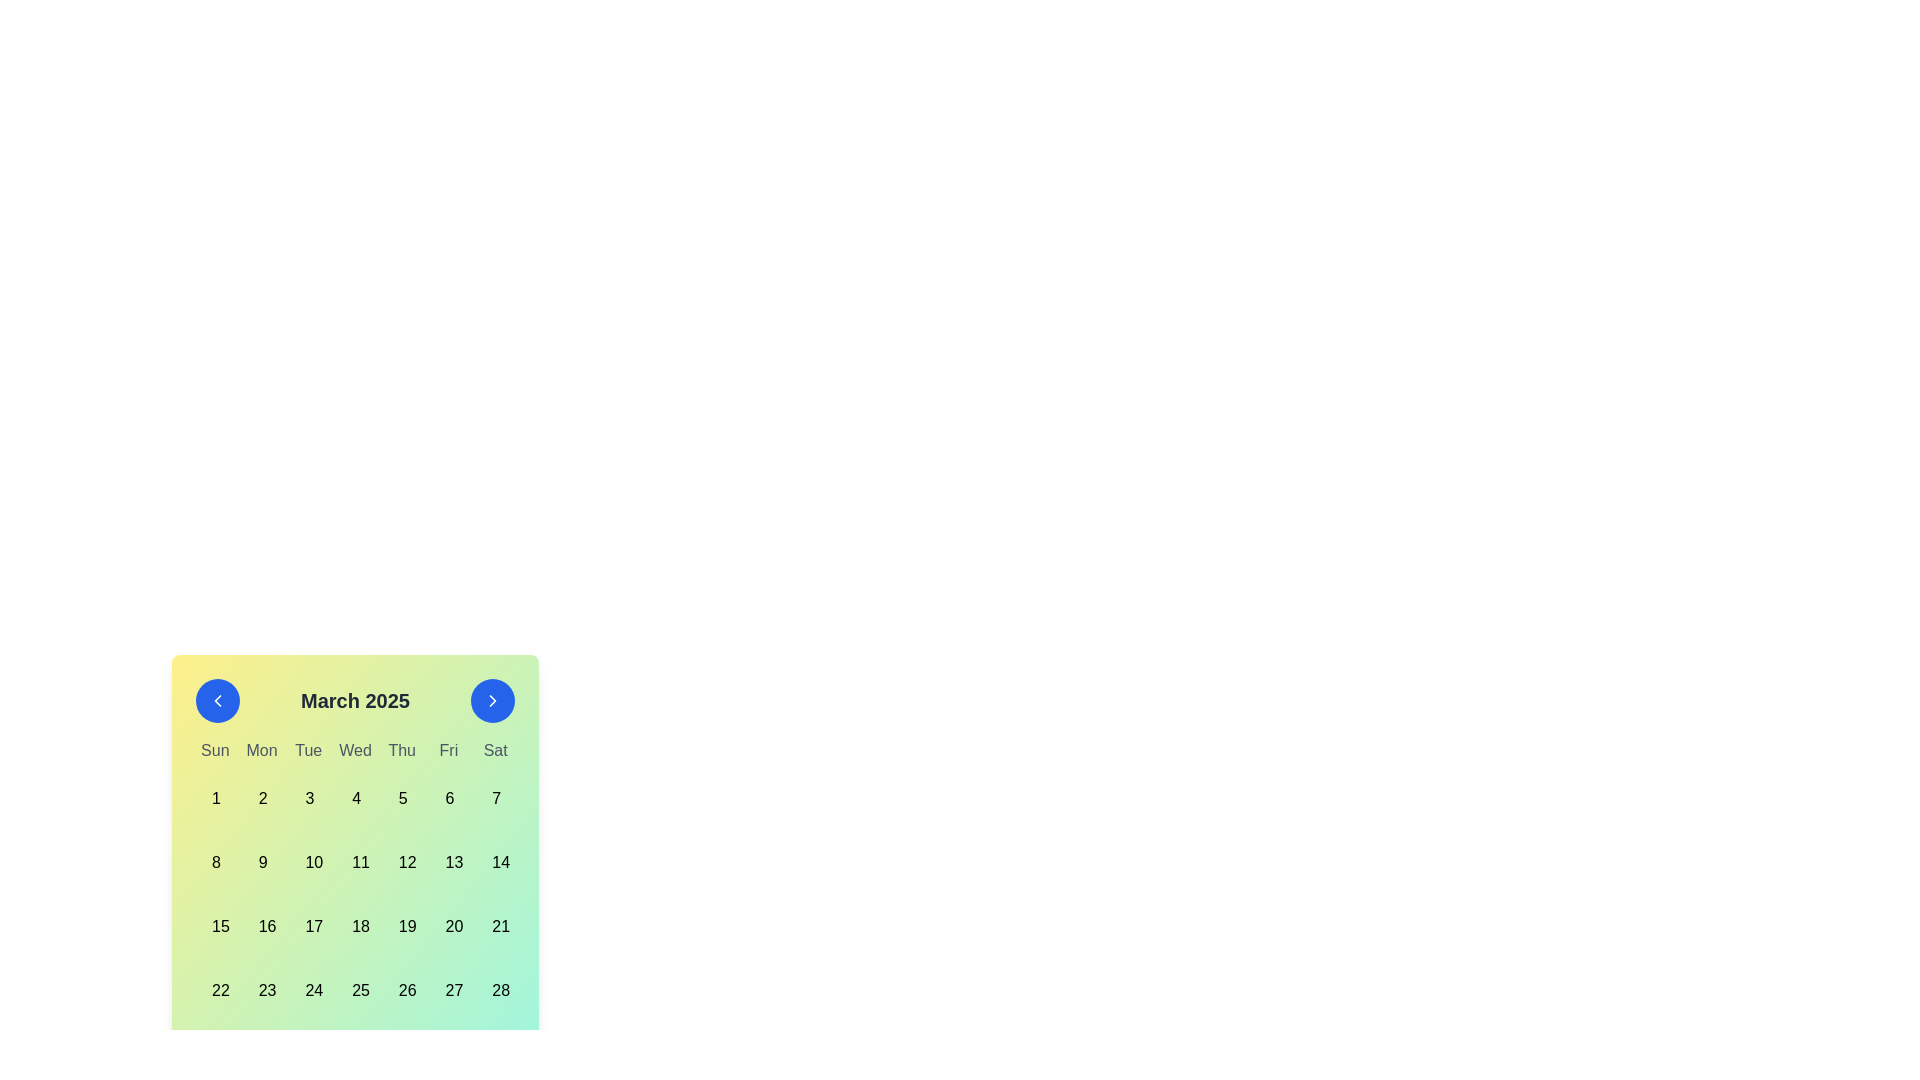 This screenshot has width=1920, height=1080. I want to click on the calendar day cell displaying the text '9', so click(261, 862).